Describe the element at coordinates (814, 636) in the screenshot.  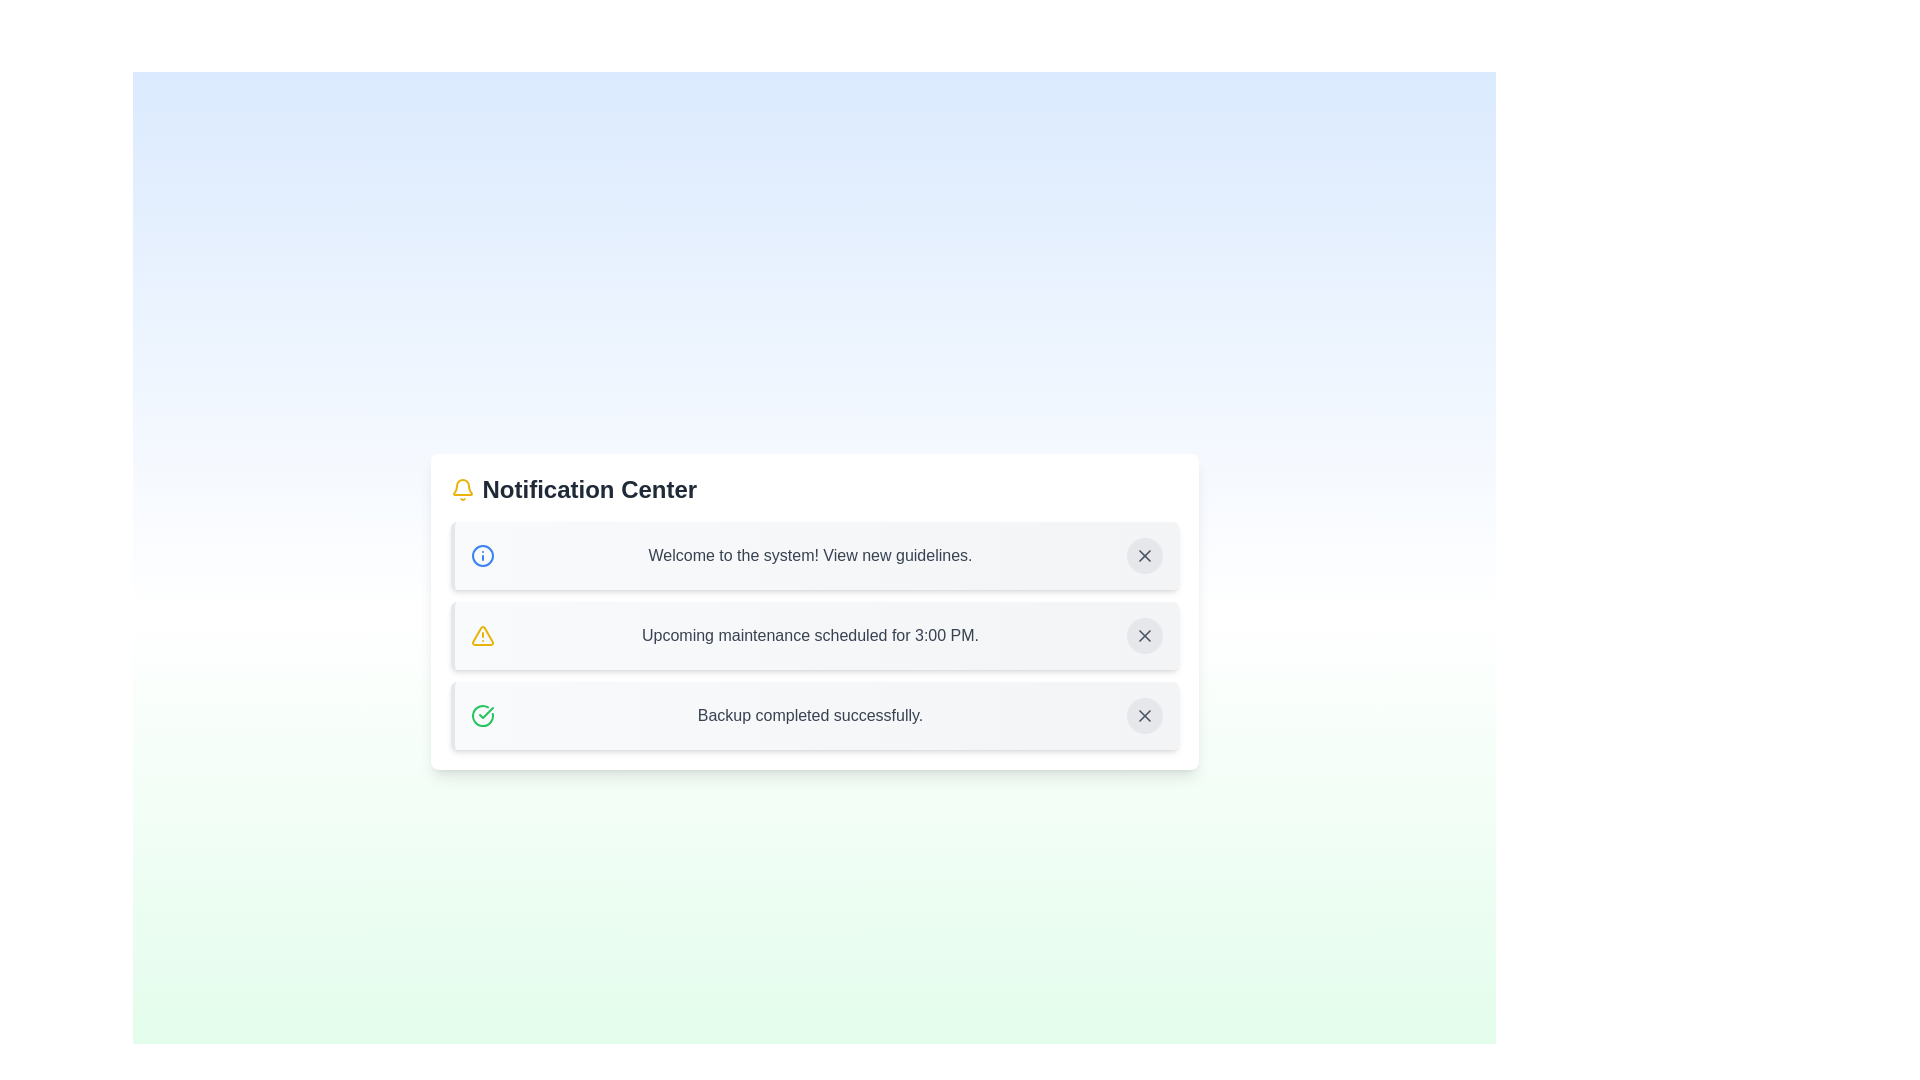
I see `notification from the second notification box located below the 'Welcome to the system! View new guidelines.' and above 'Backup completed successfully.'` at that location.